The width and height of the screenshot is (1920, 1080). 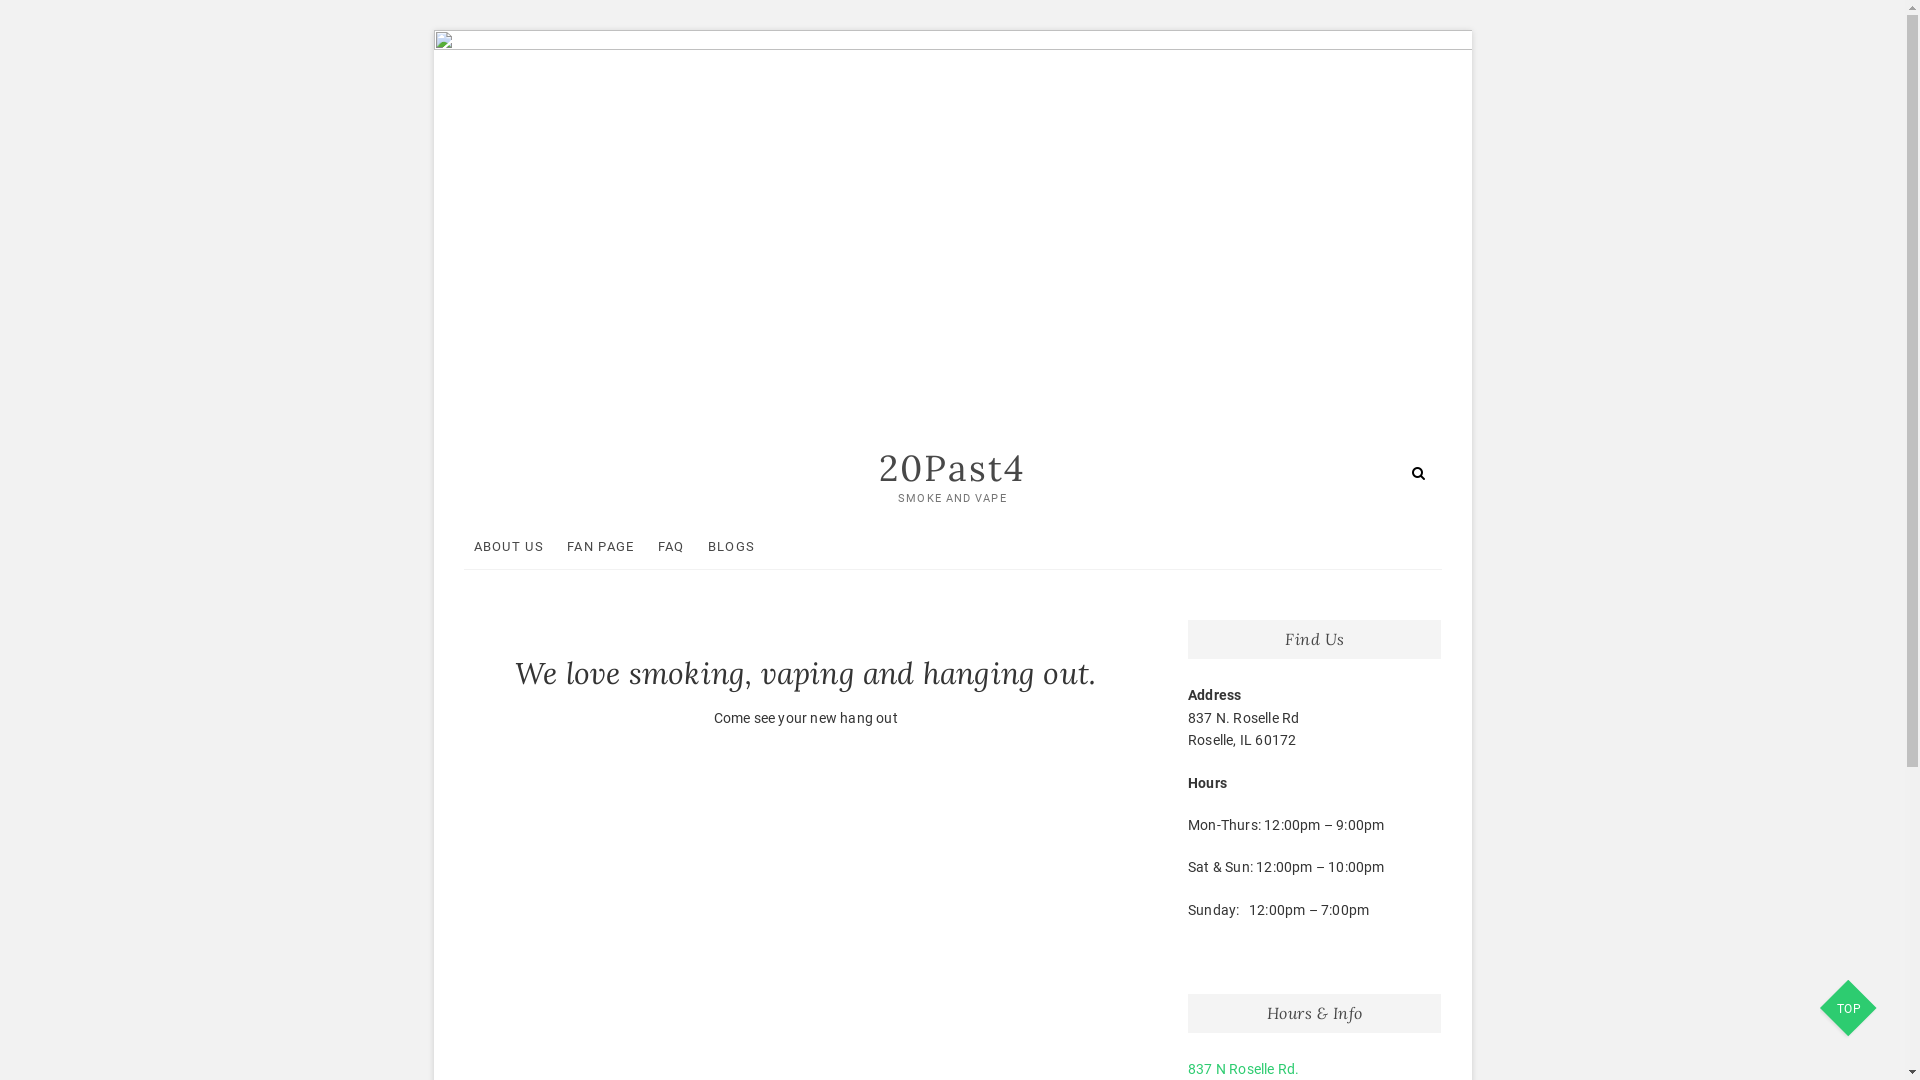 What do you see at coordinates (1819, 1010) in the screenshot?
I see `'TOP'` at bounding box center [1819, 1010].